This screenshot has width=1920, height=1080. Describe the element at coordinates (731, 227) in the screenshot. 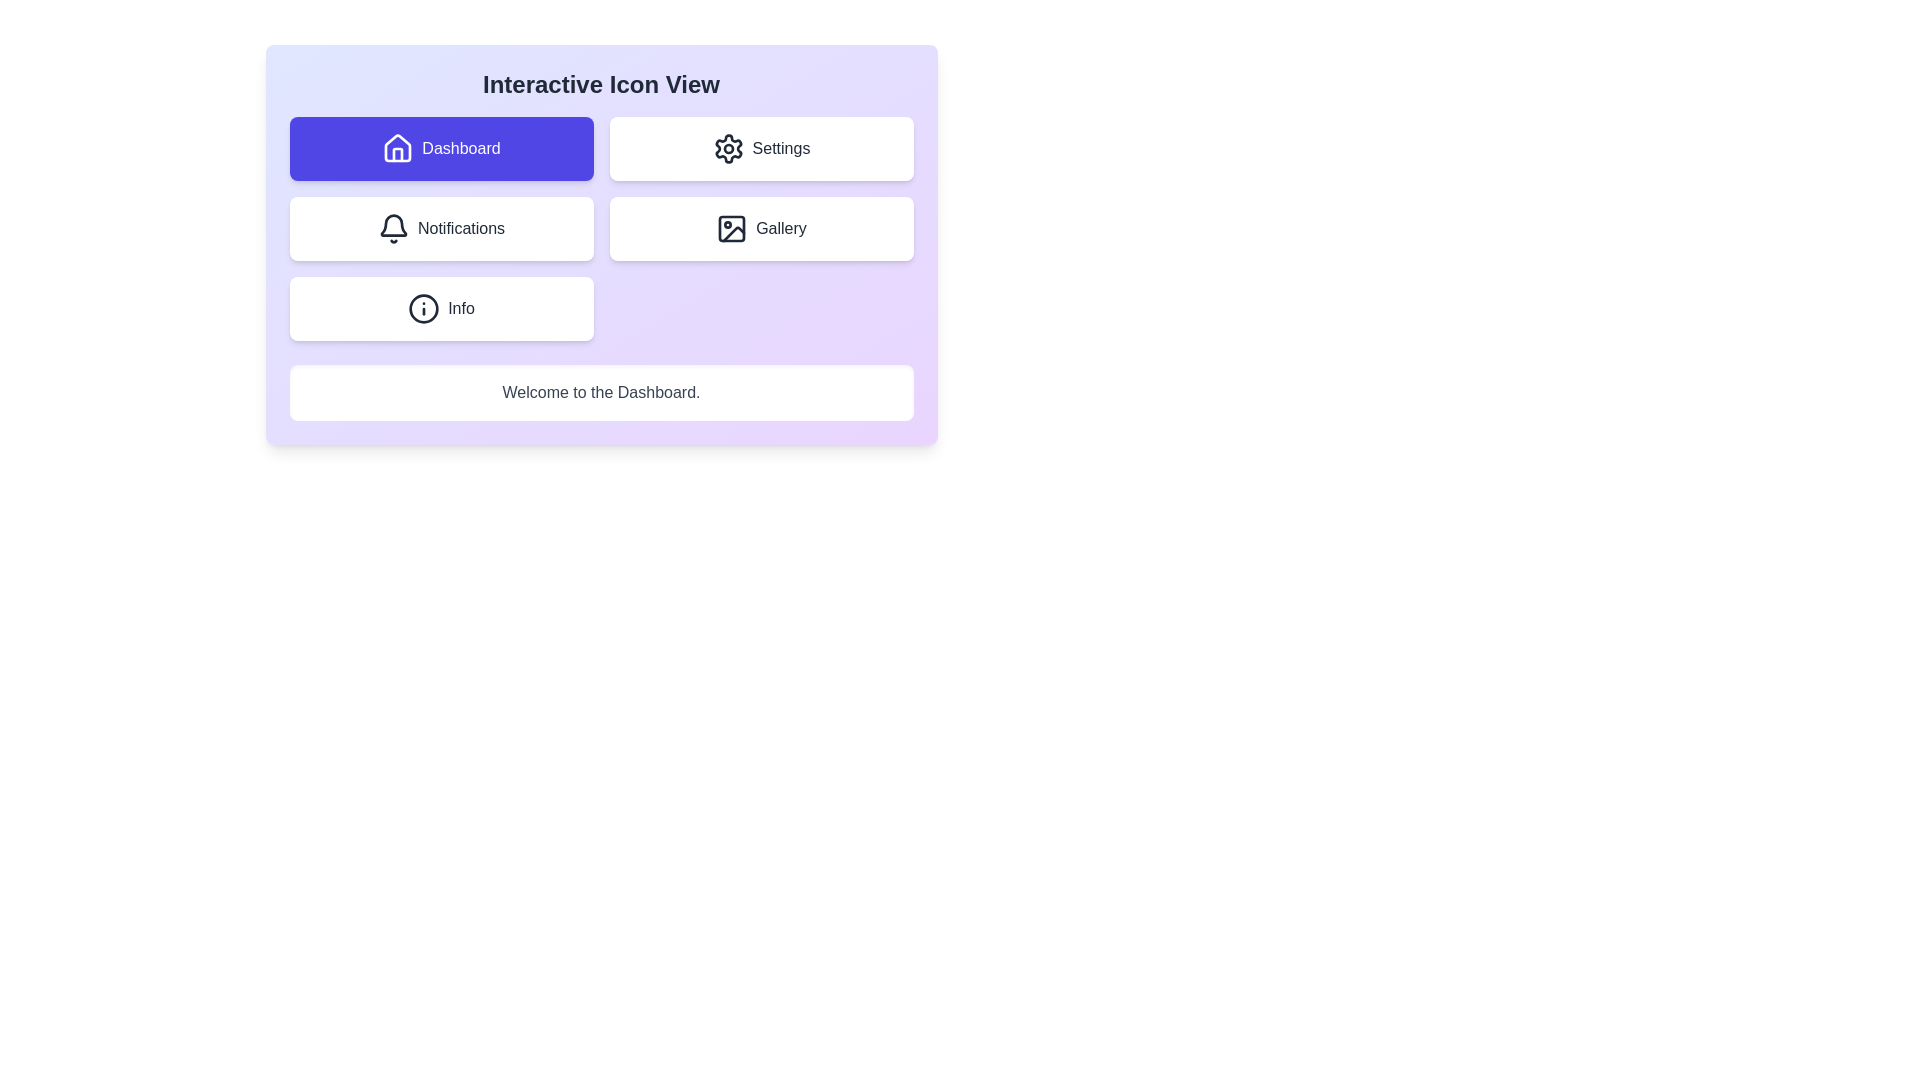

I see `the SVG rectangle element that is part of the 'Gallery' button, located in the second row, second column of the grid layout, which serves a decorative purpose for the gallery icon` at that location.